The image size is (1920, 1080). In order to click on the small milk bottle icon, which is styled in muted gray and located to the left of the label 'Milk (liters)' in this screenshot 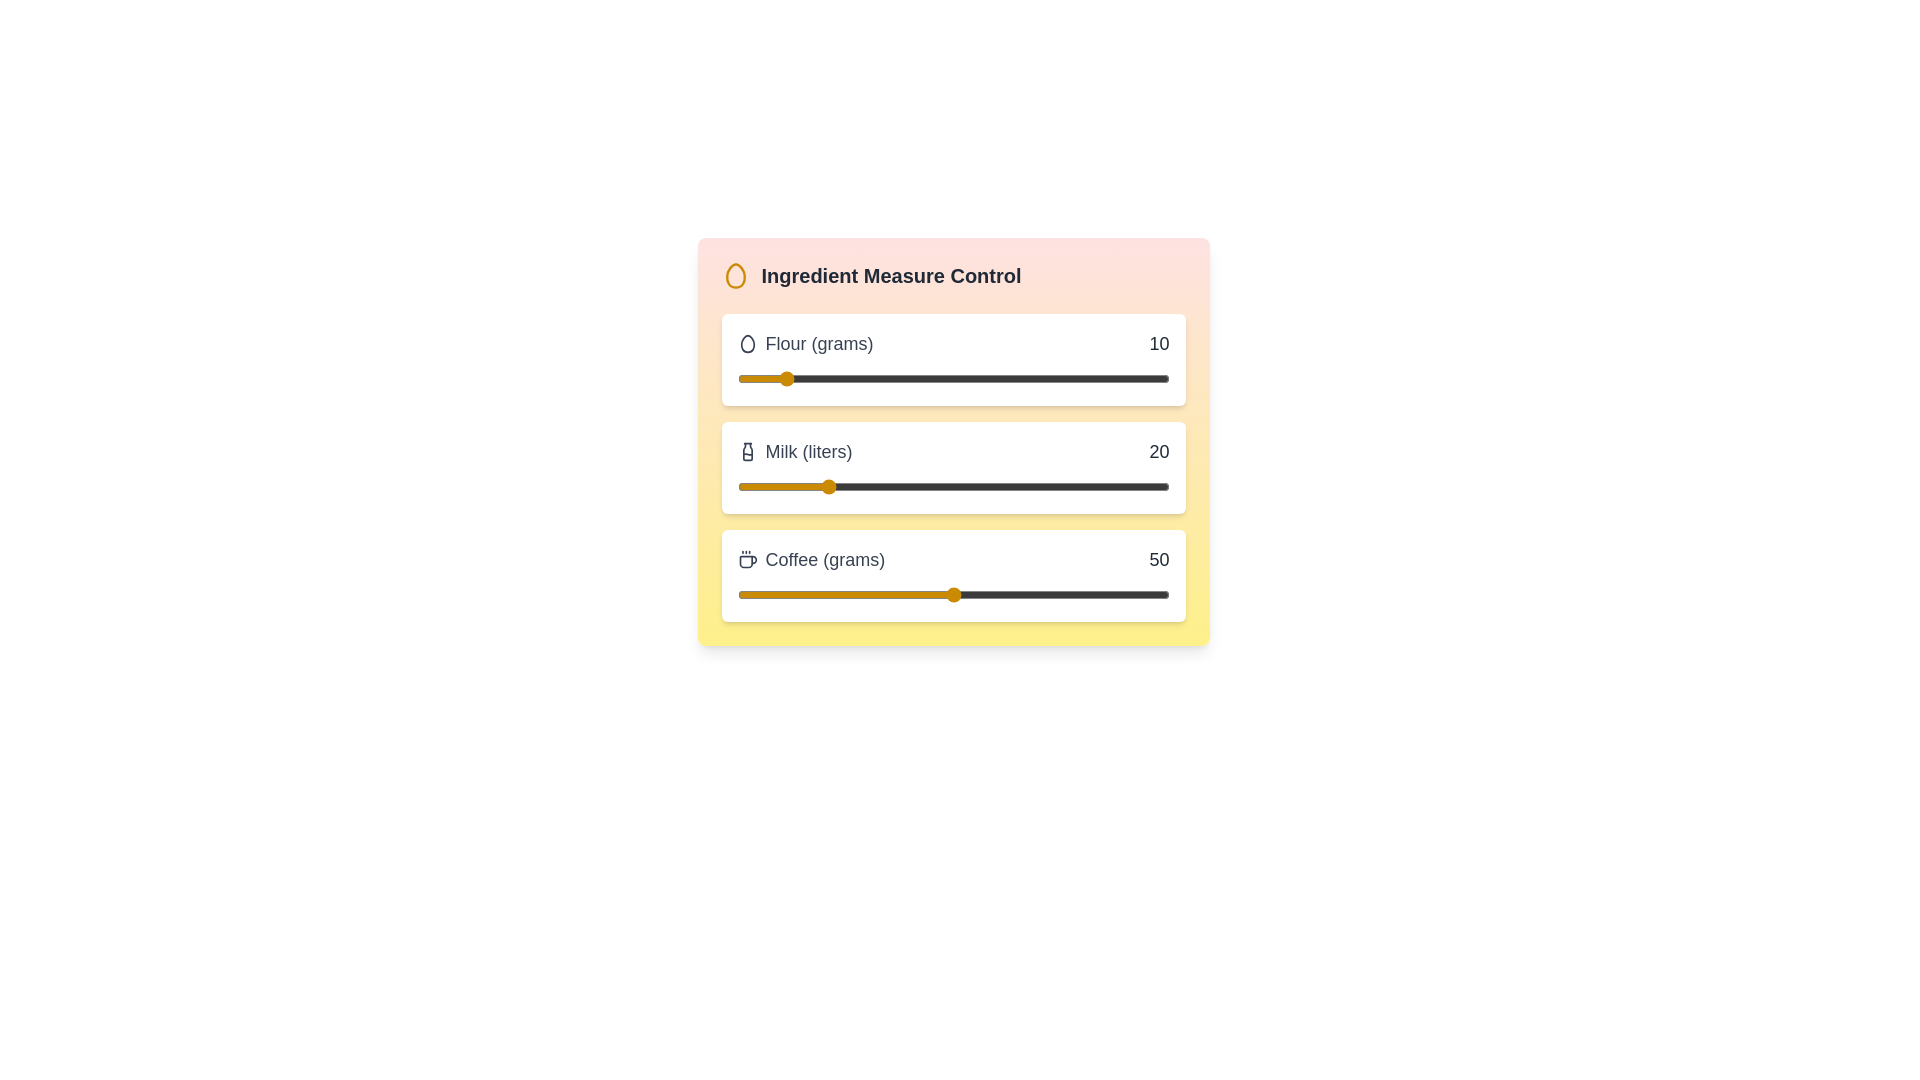, I will do `click(746, 451)`.